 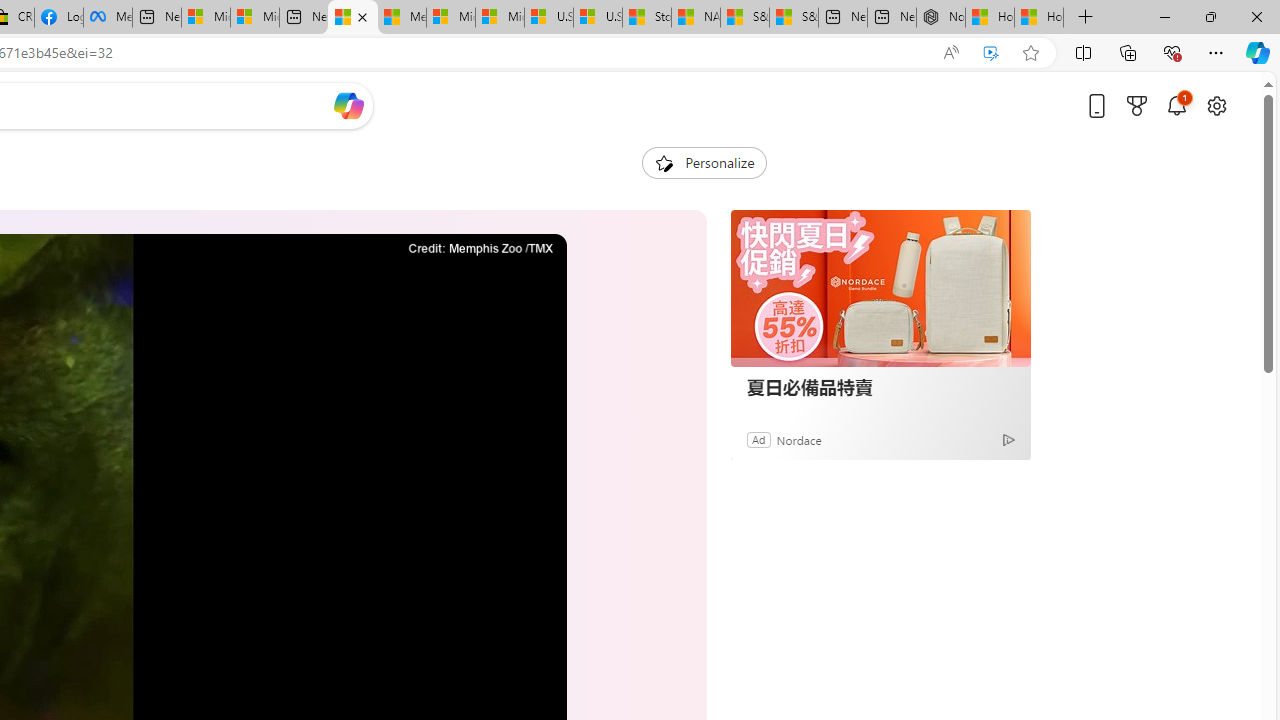 What do you see at coordinates (58, 17) in the screenshot?
I see `'Log into Facebook'` at bounding box center [58, 17].